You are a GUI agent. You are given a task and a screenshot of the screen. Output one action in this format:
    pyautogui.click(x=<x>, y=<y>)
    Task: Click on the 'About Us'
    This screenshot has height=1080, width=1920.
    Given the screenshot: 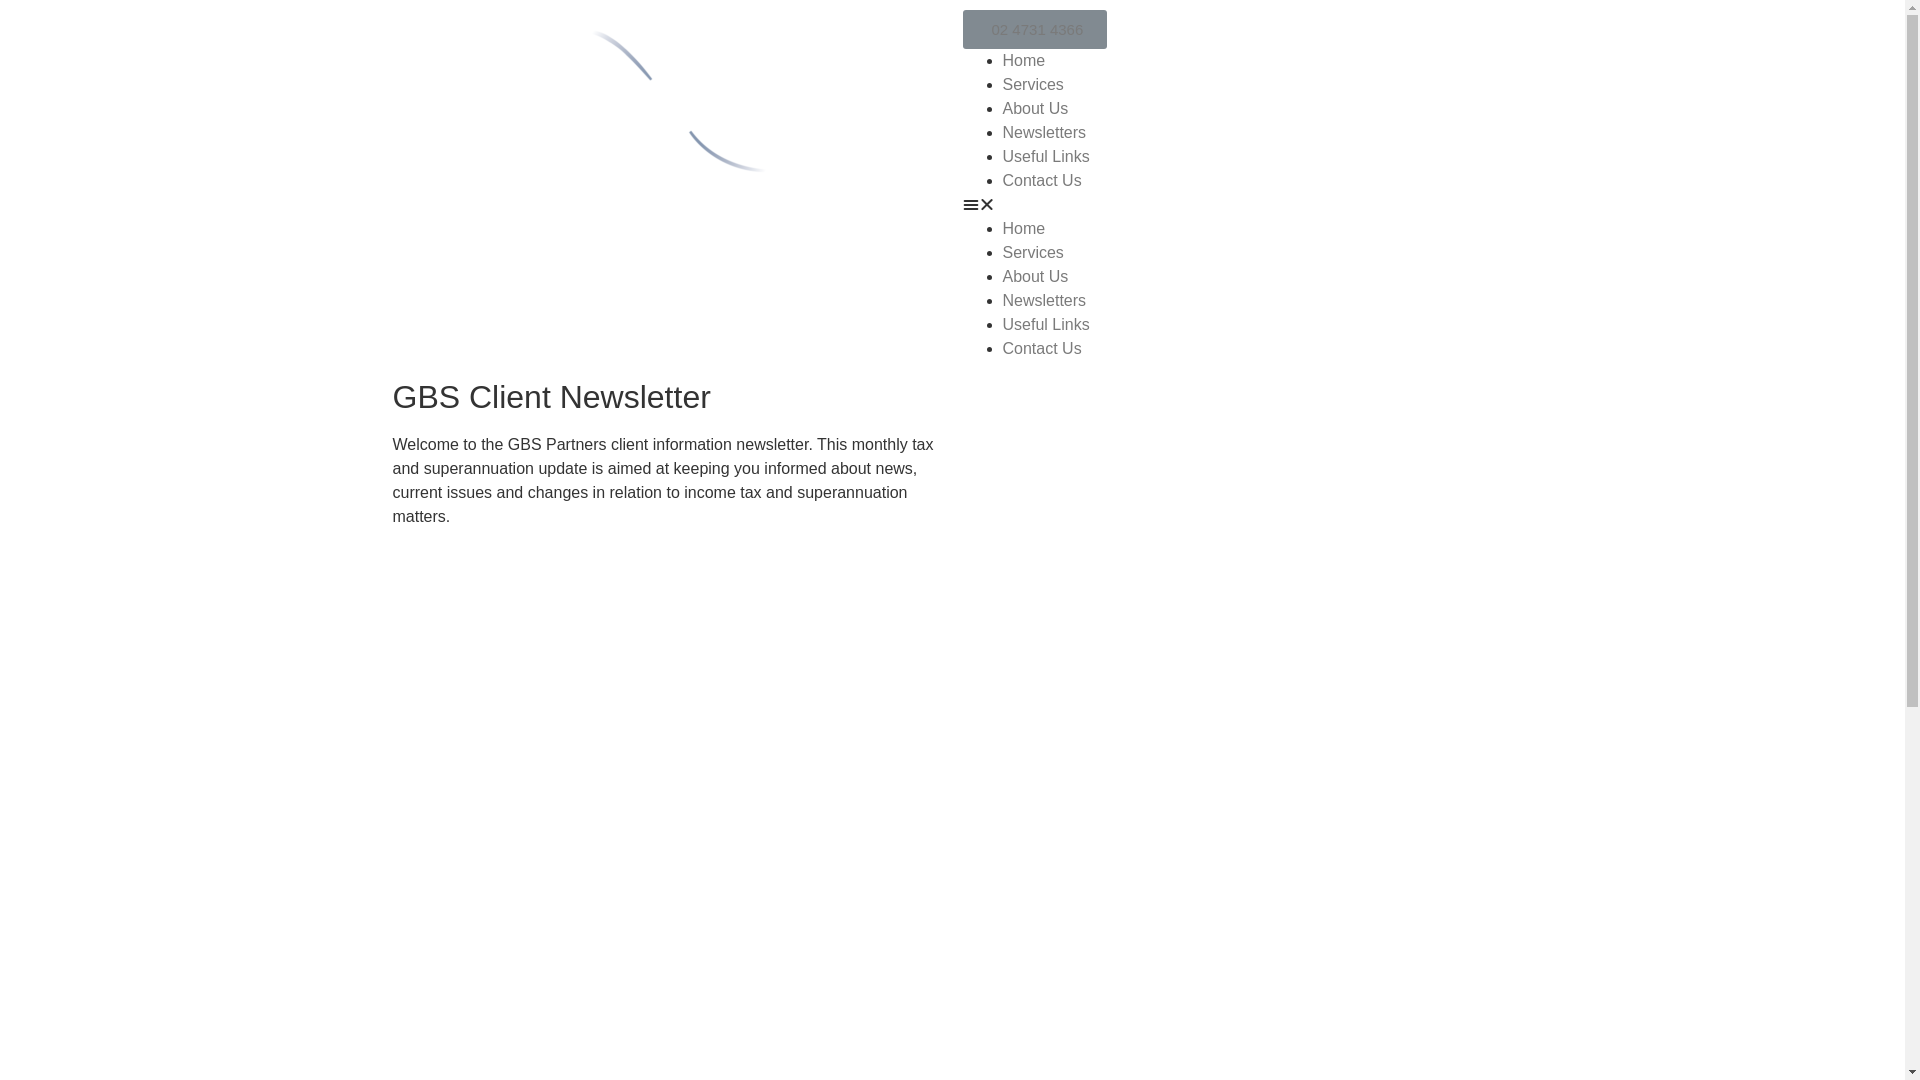 What is the action you would take?
    pyautogui.click(x=1035, y=276)
    